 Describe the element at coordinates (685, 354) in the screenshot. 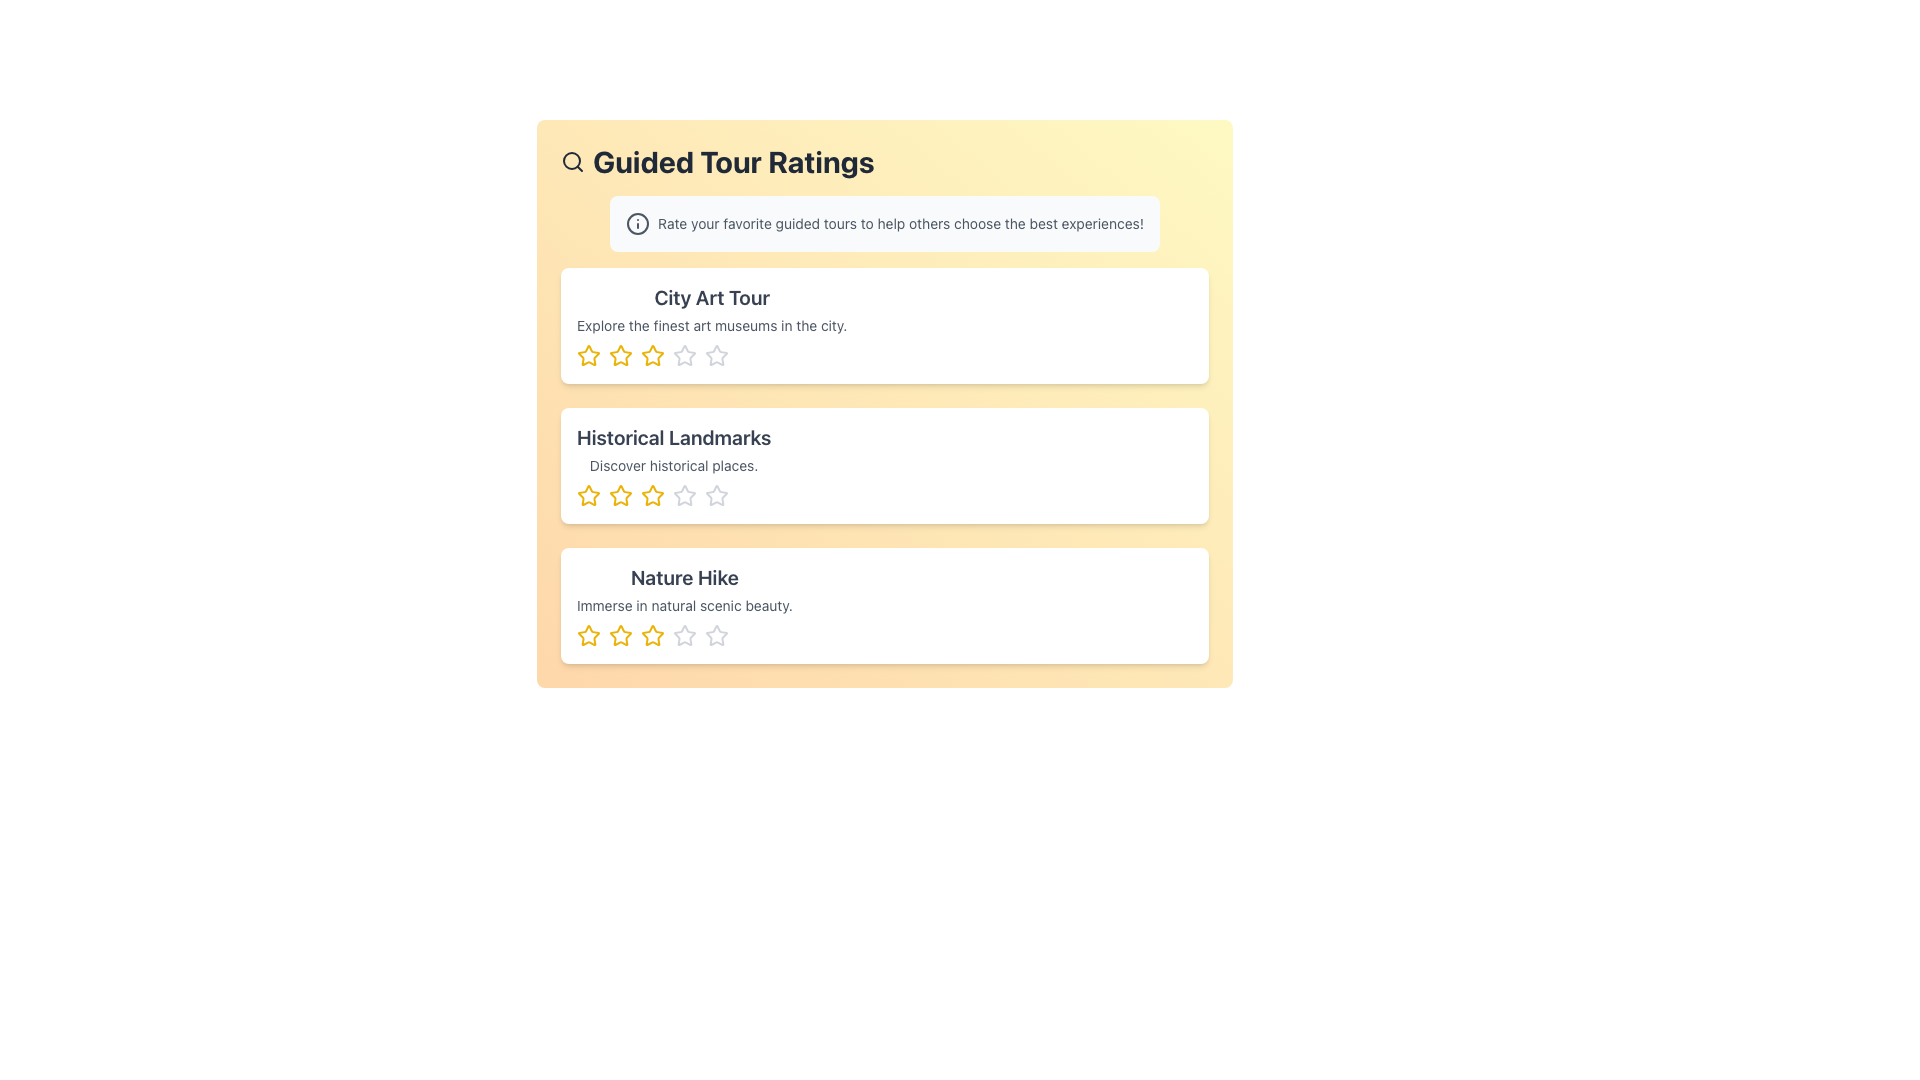

I see `the fourth star icon in the rating stars for the 'City Art Tour' section` at that location.